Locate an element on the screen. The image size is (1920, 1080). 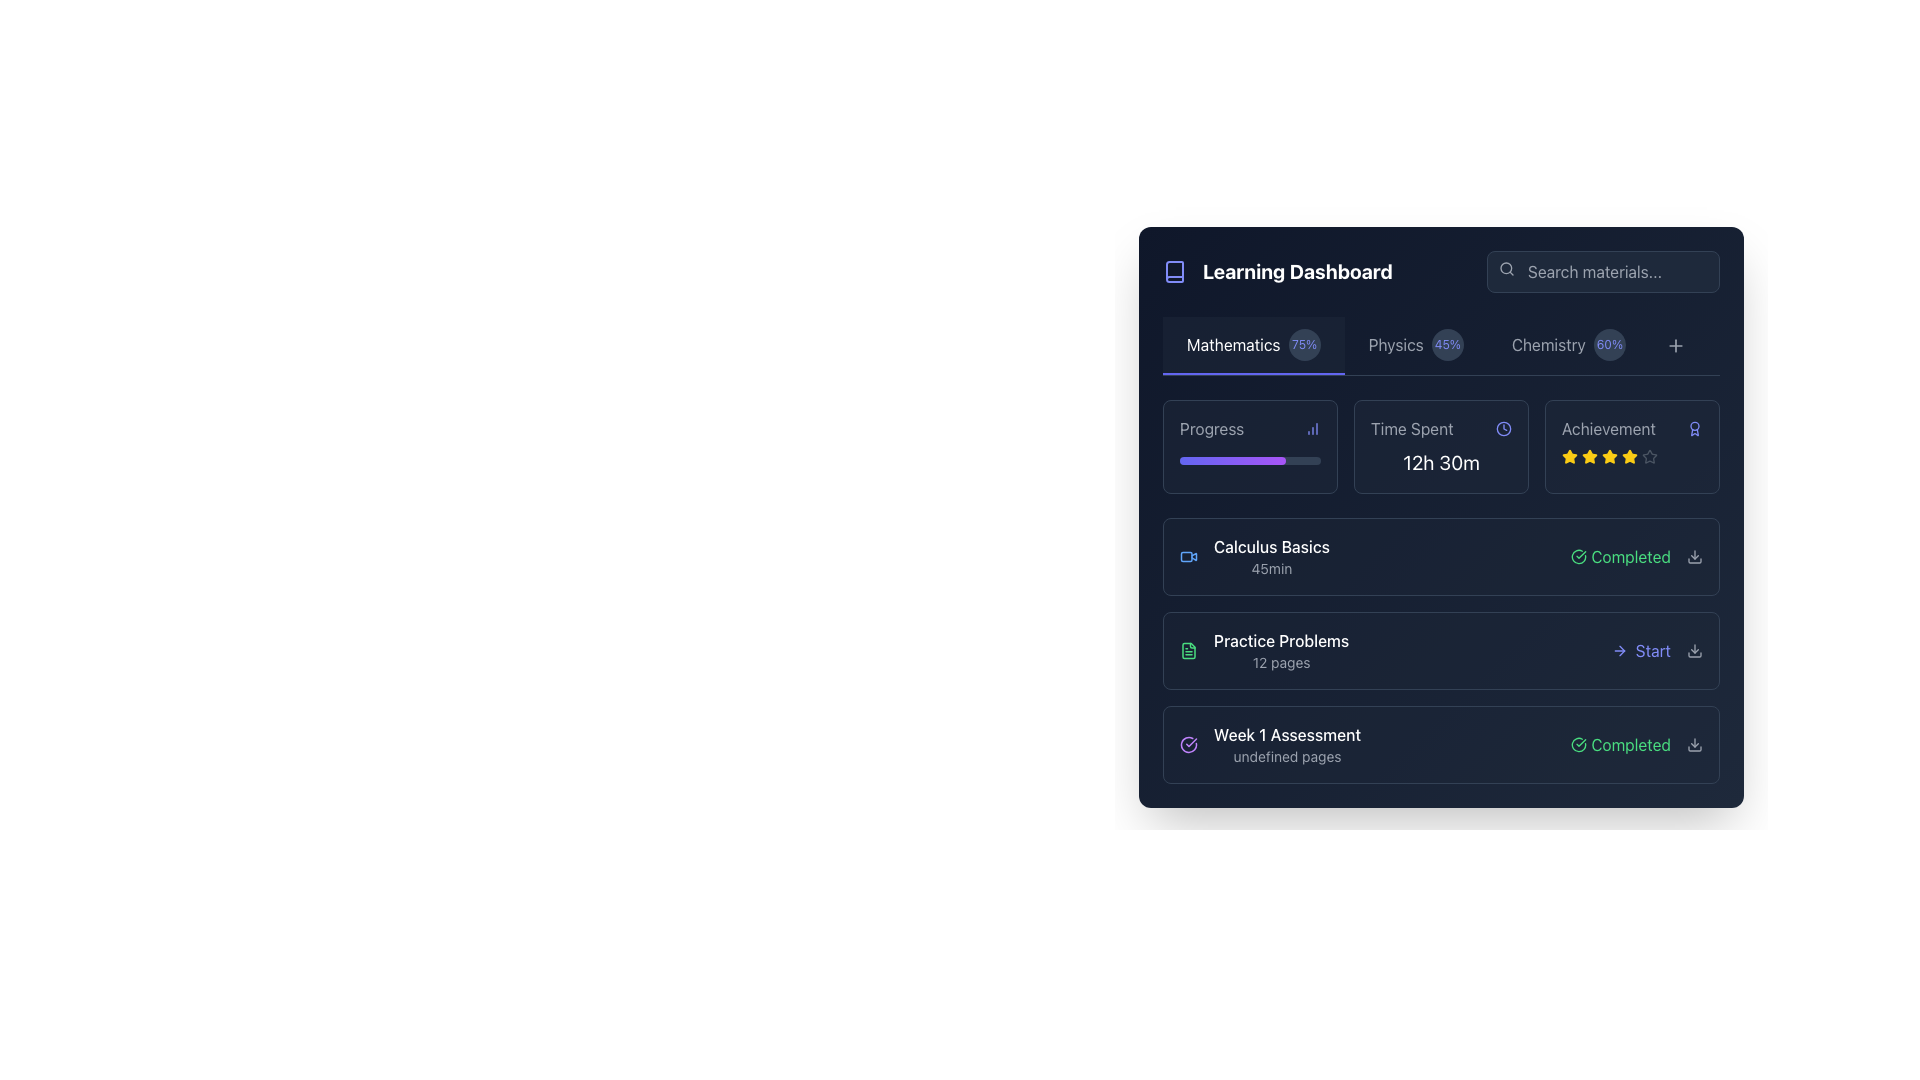
the circular icon with a tick mark inside, indicating a 'completed' status, located in the 'Calculus Basics' section is located at coordinates (1578, 556).